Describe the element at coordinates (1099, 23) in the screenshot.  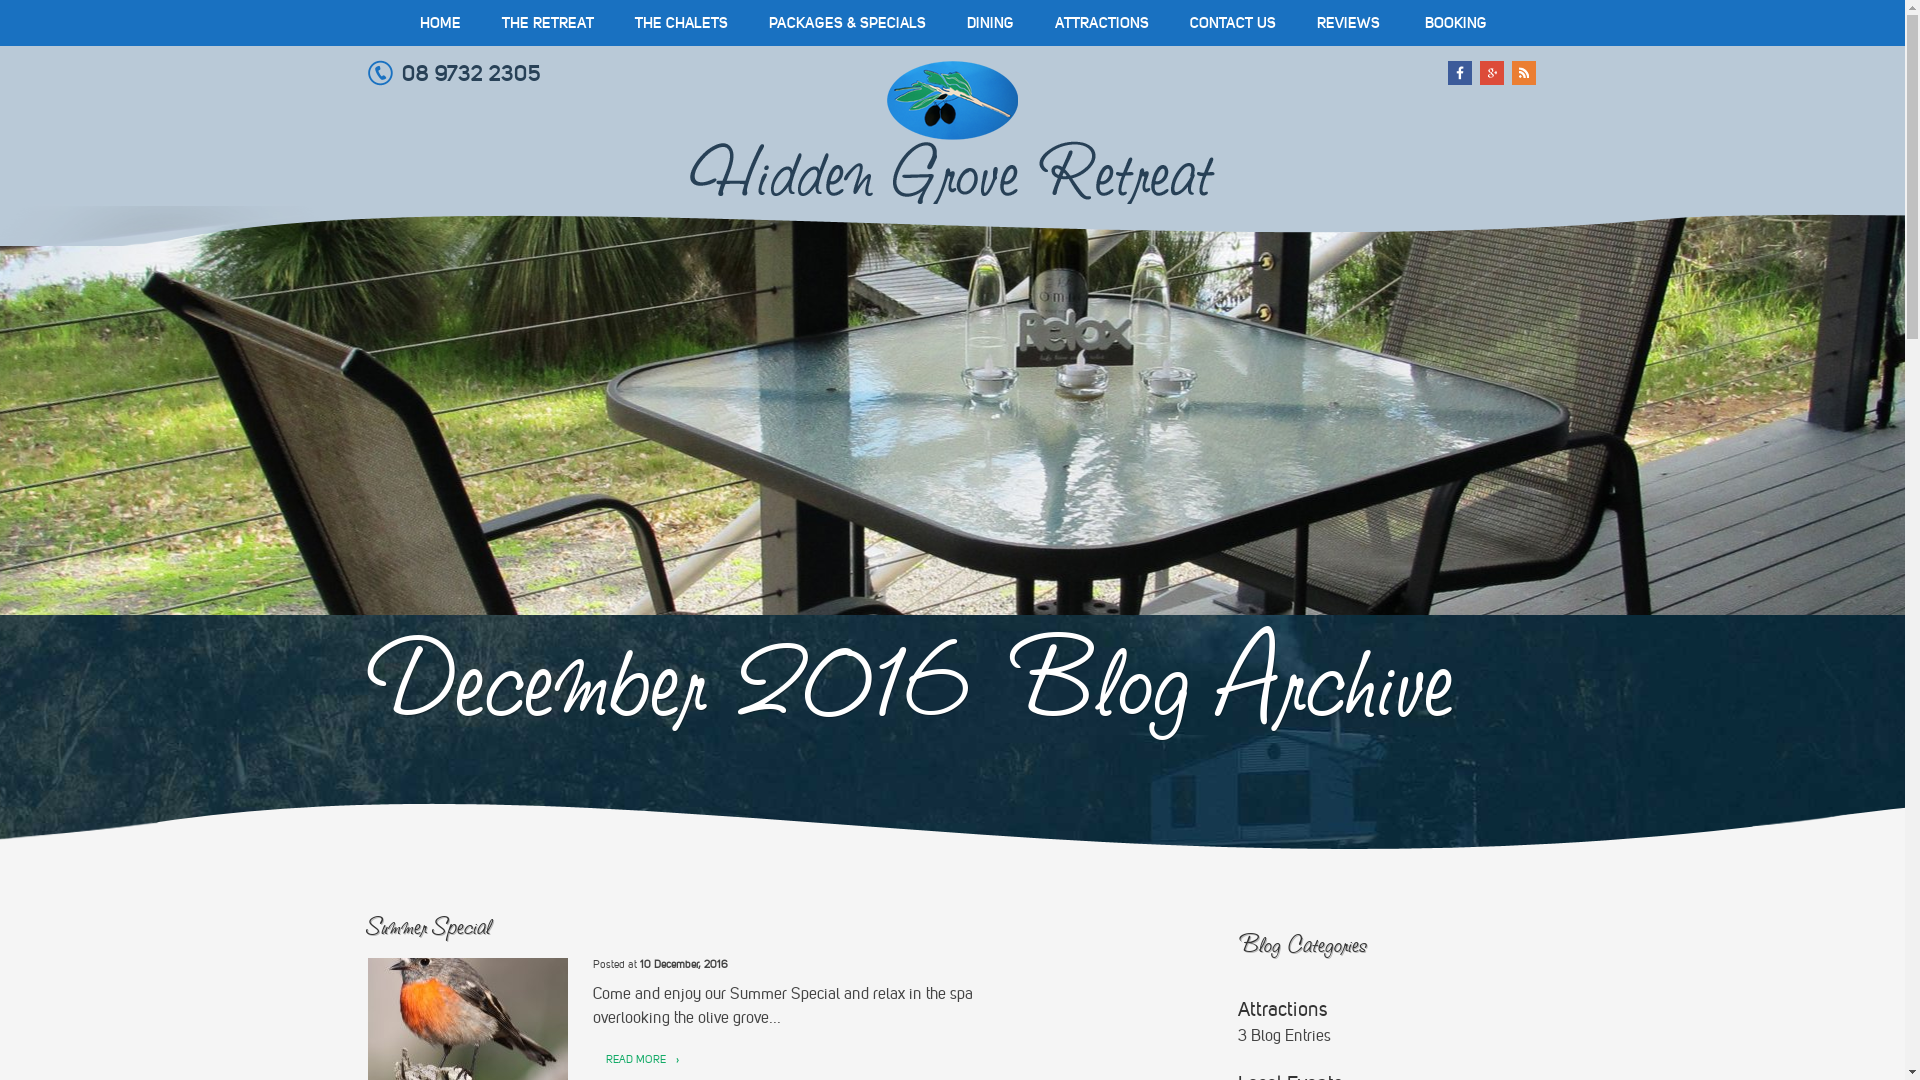
I see `'ATTRACTIONS'` at that location.